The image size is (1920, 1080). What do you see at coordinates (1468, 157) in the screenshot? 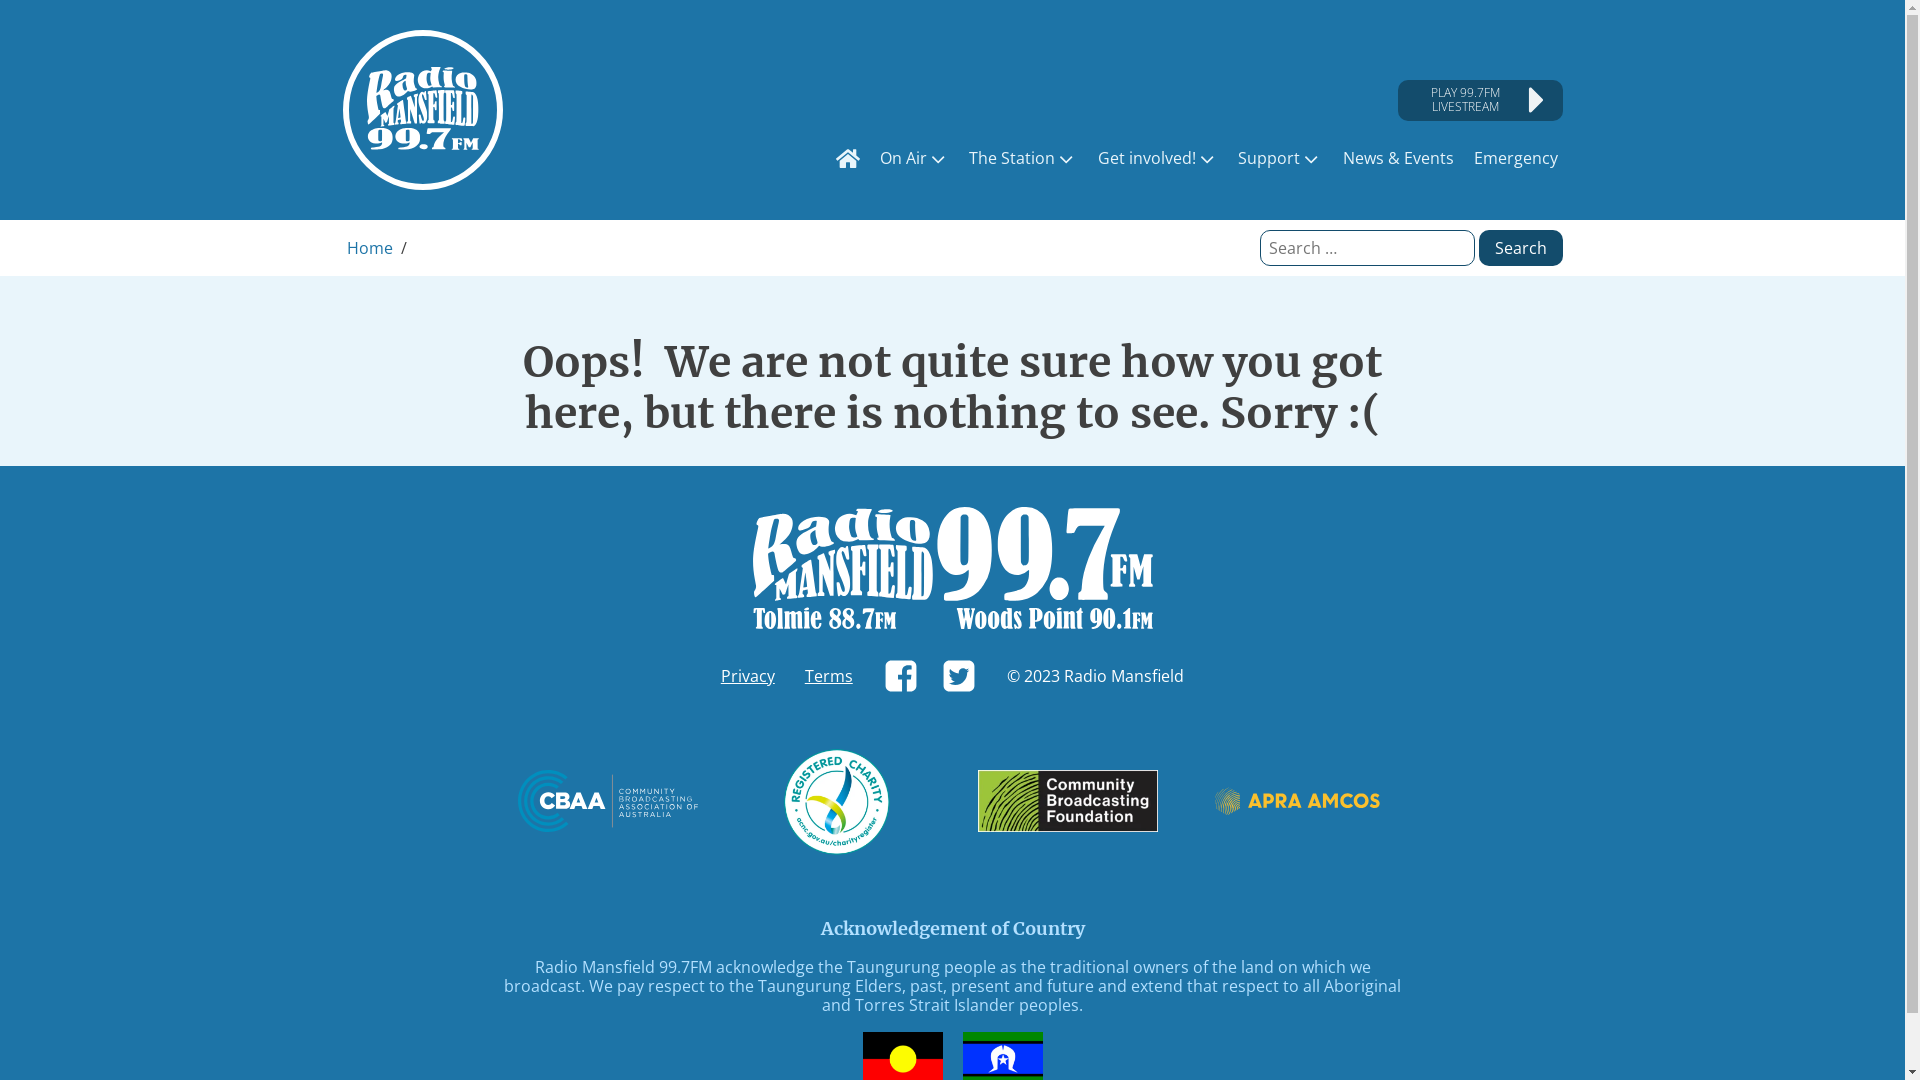
I see `'Emergency'` at bounding box center [1468, 157].